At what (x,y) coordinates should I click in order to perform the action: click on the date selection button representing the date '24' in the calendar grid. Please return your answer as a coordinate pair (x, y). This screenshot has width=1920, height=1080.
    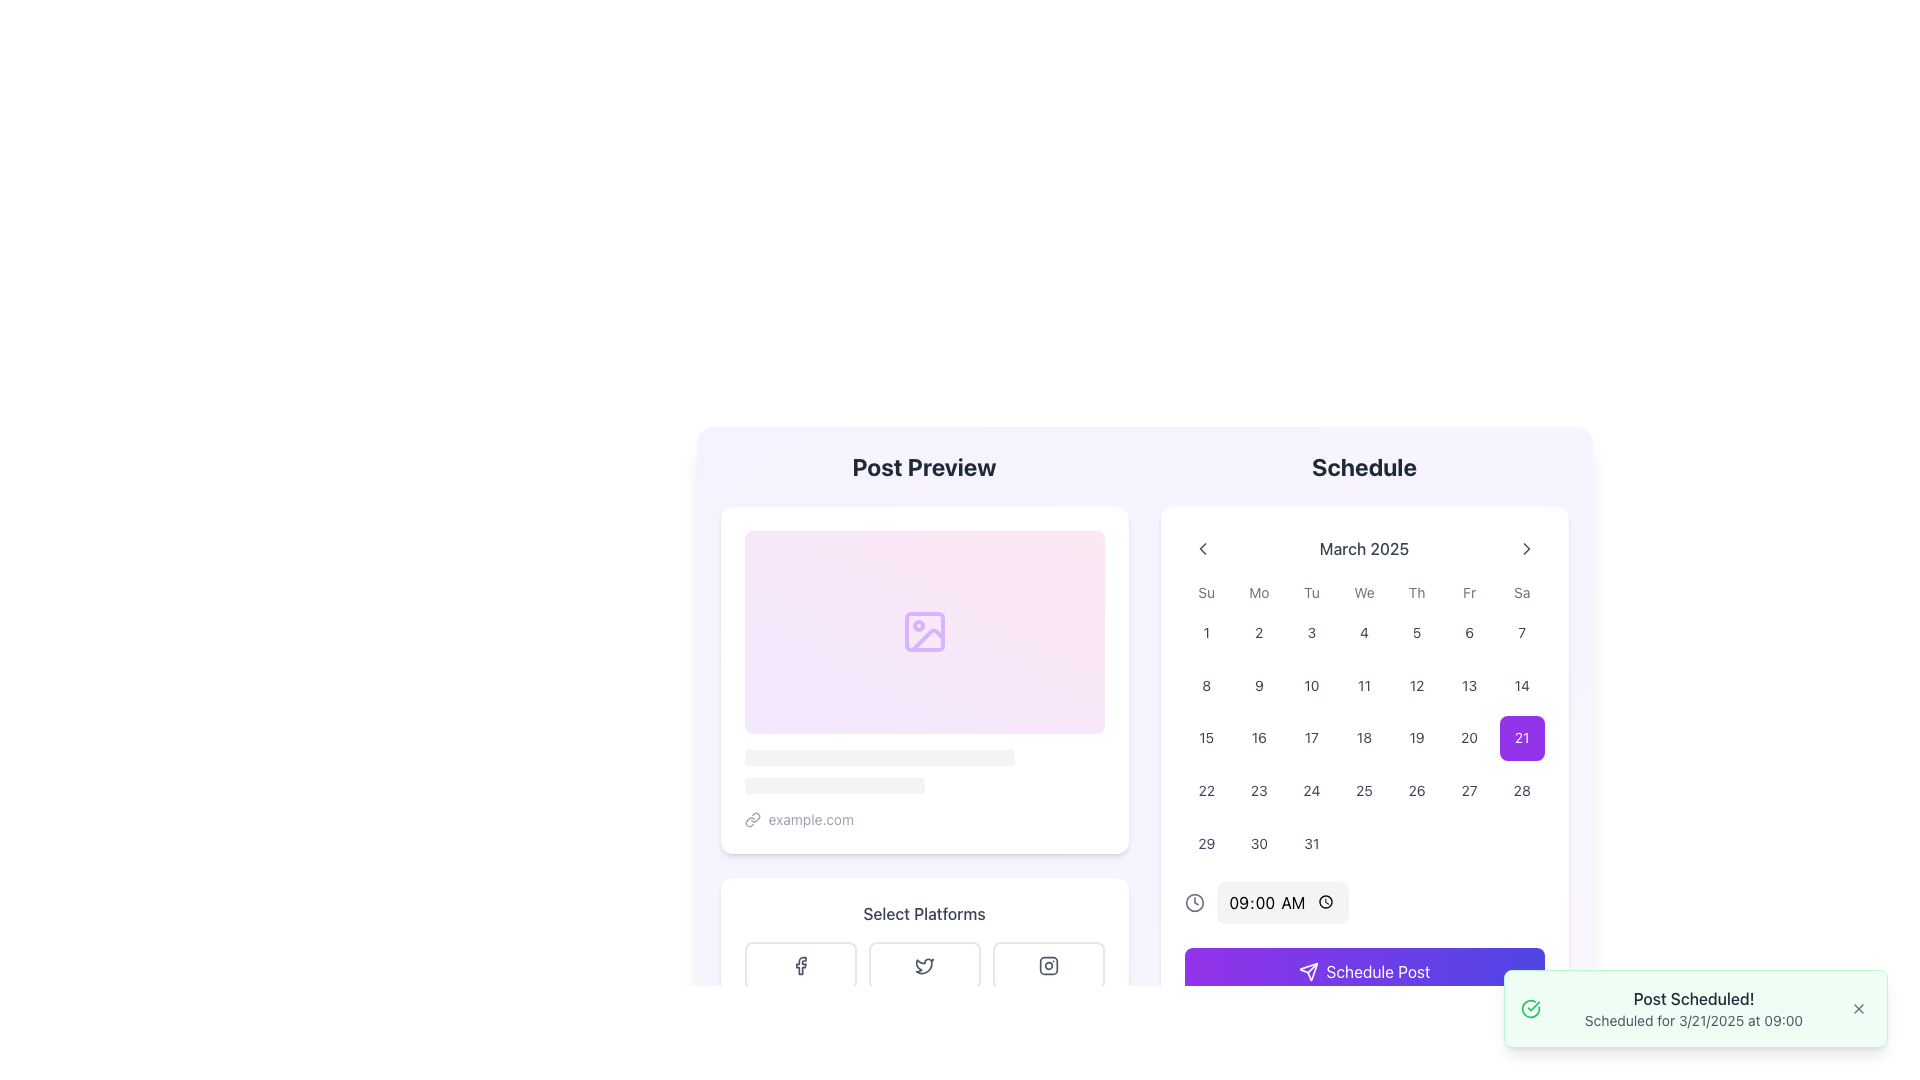
    Looking at the image, I should click on (1311, 789).